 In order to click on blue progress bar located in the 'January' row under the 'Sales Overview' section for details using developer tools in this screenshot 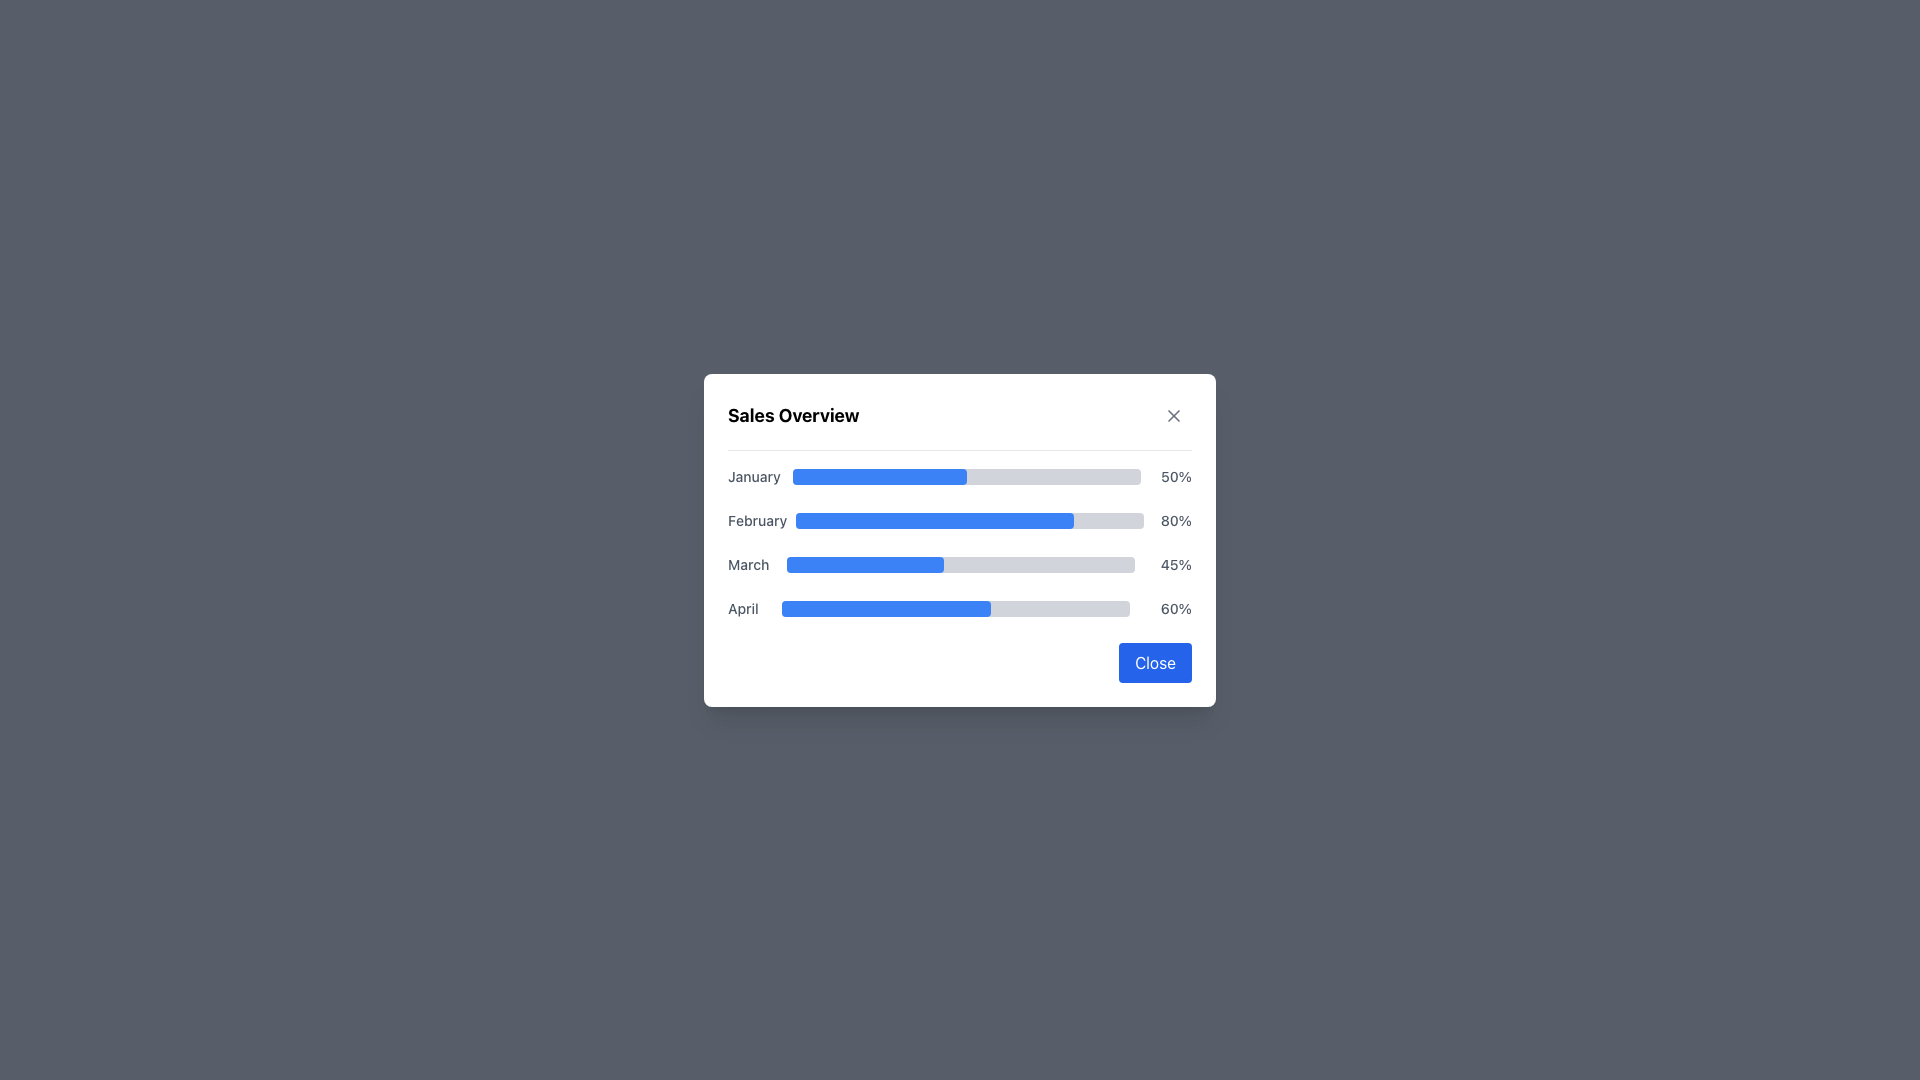, I will do `click(879, 476)`.